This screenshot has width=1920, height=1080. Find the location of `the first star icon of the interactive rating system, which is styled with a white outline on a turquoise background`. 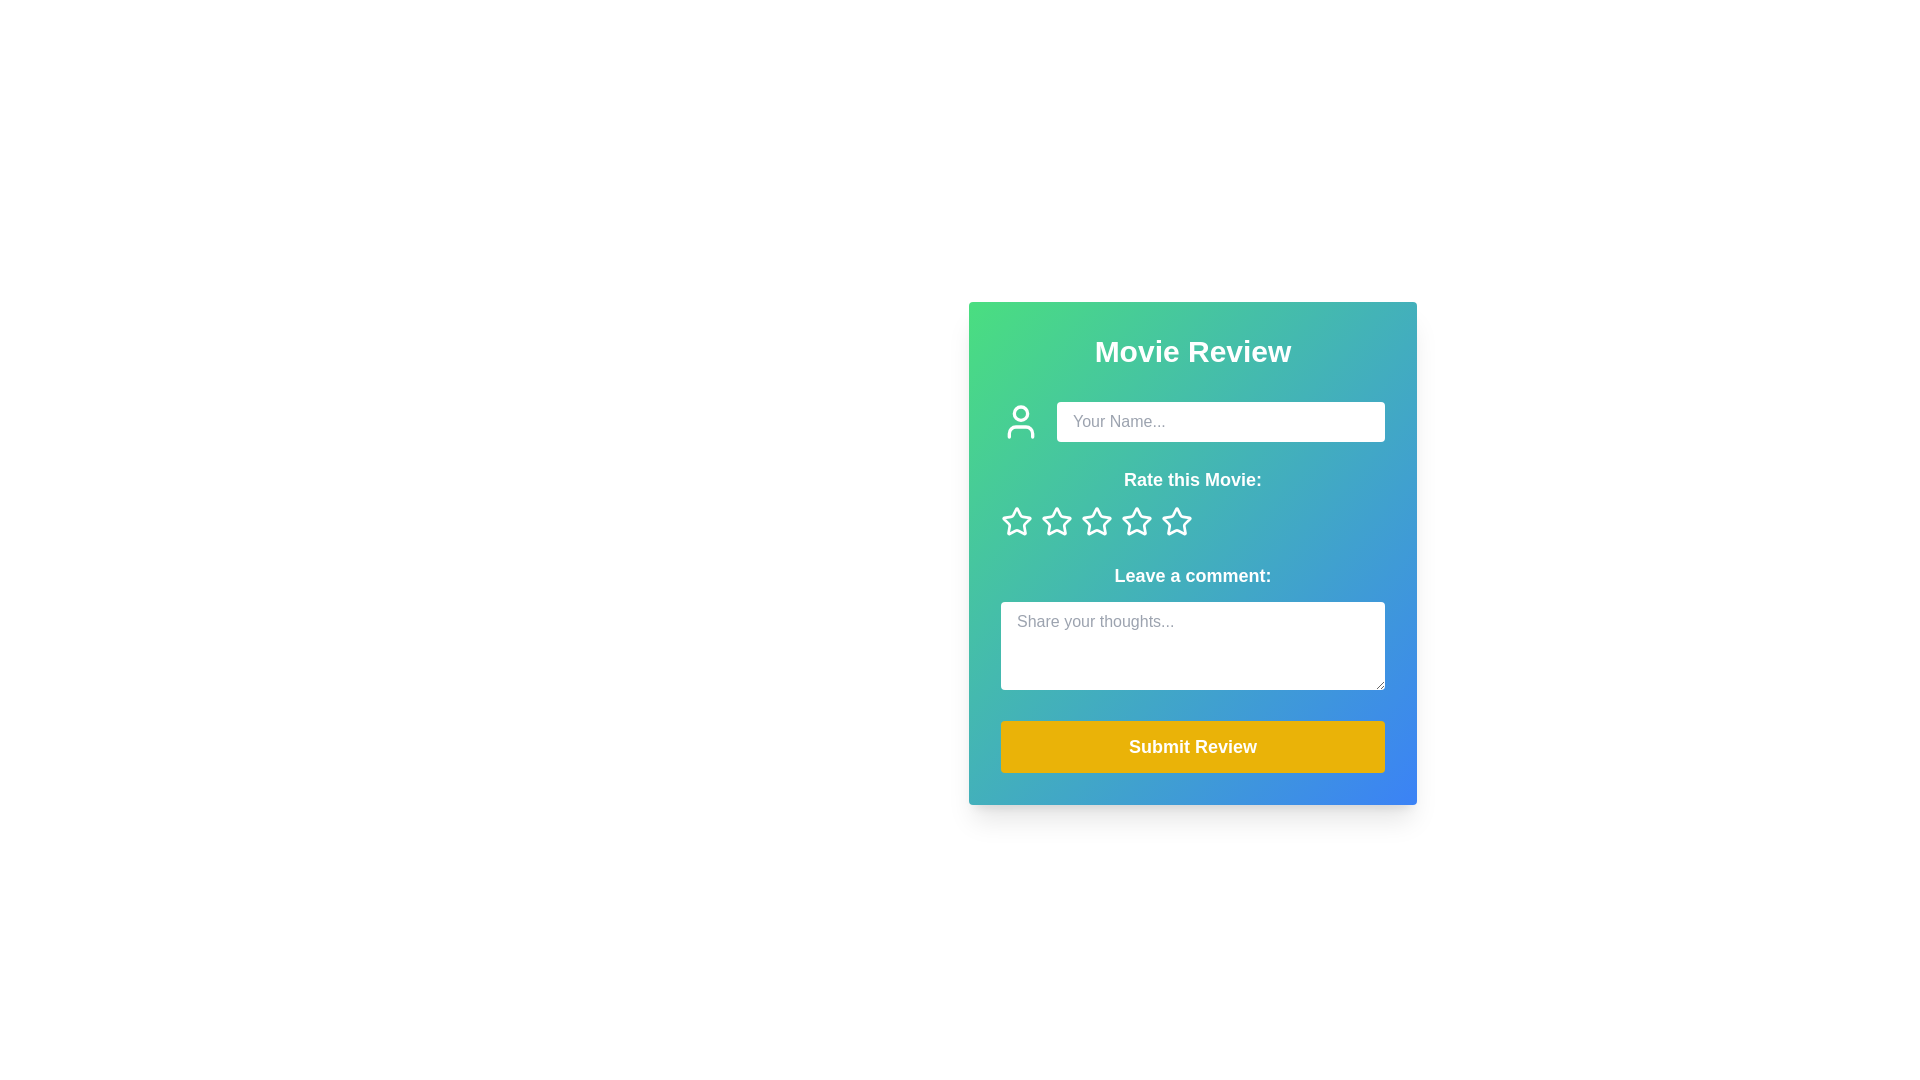

the first star icon of the interactive rating system, which is styled with a white outline on a turquoise background is located at coordinates (1017, 520).